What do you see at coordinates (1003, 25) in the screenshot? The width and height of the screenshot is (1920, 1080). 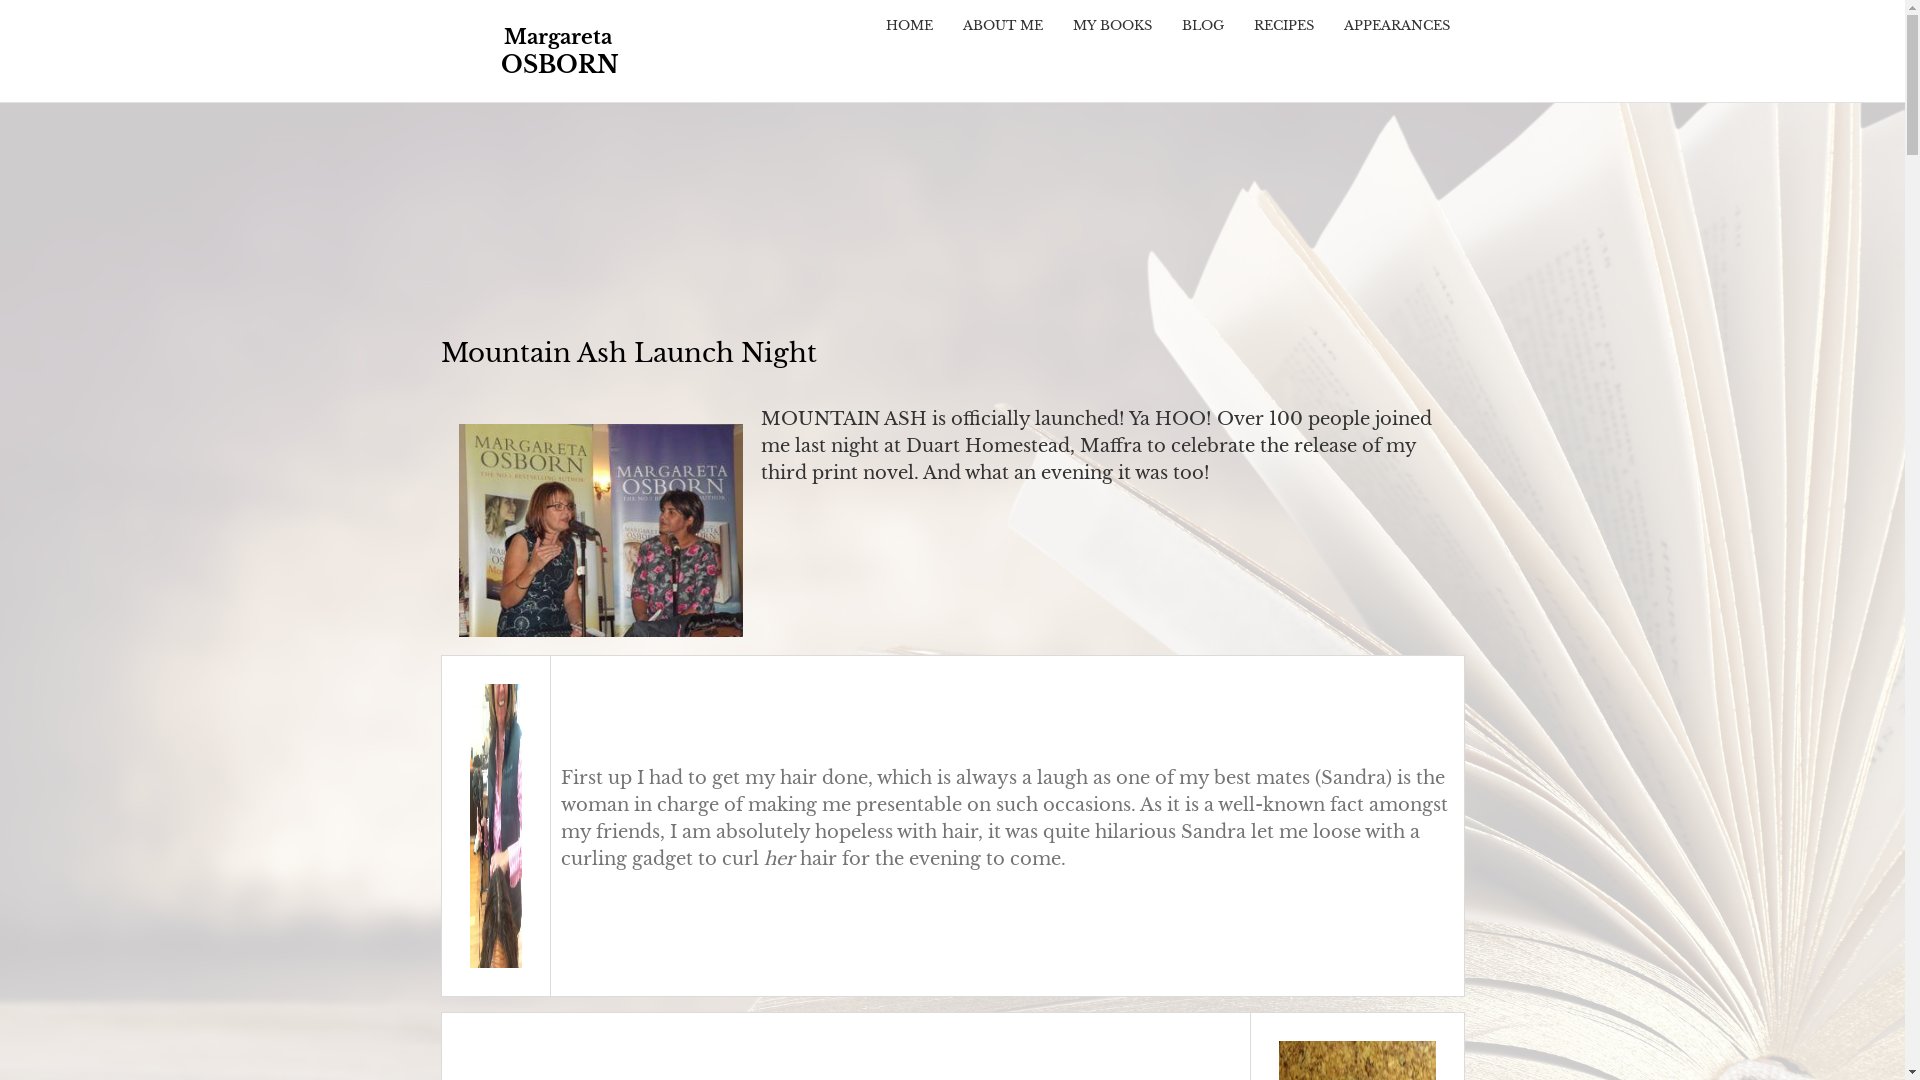 I see `'ABOUT ME'` at bounding box center [1003, 25].